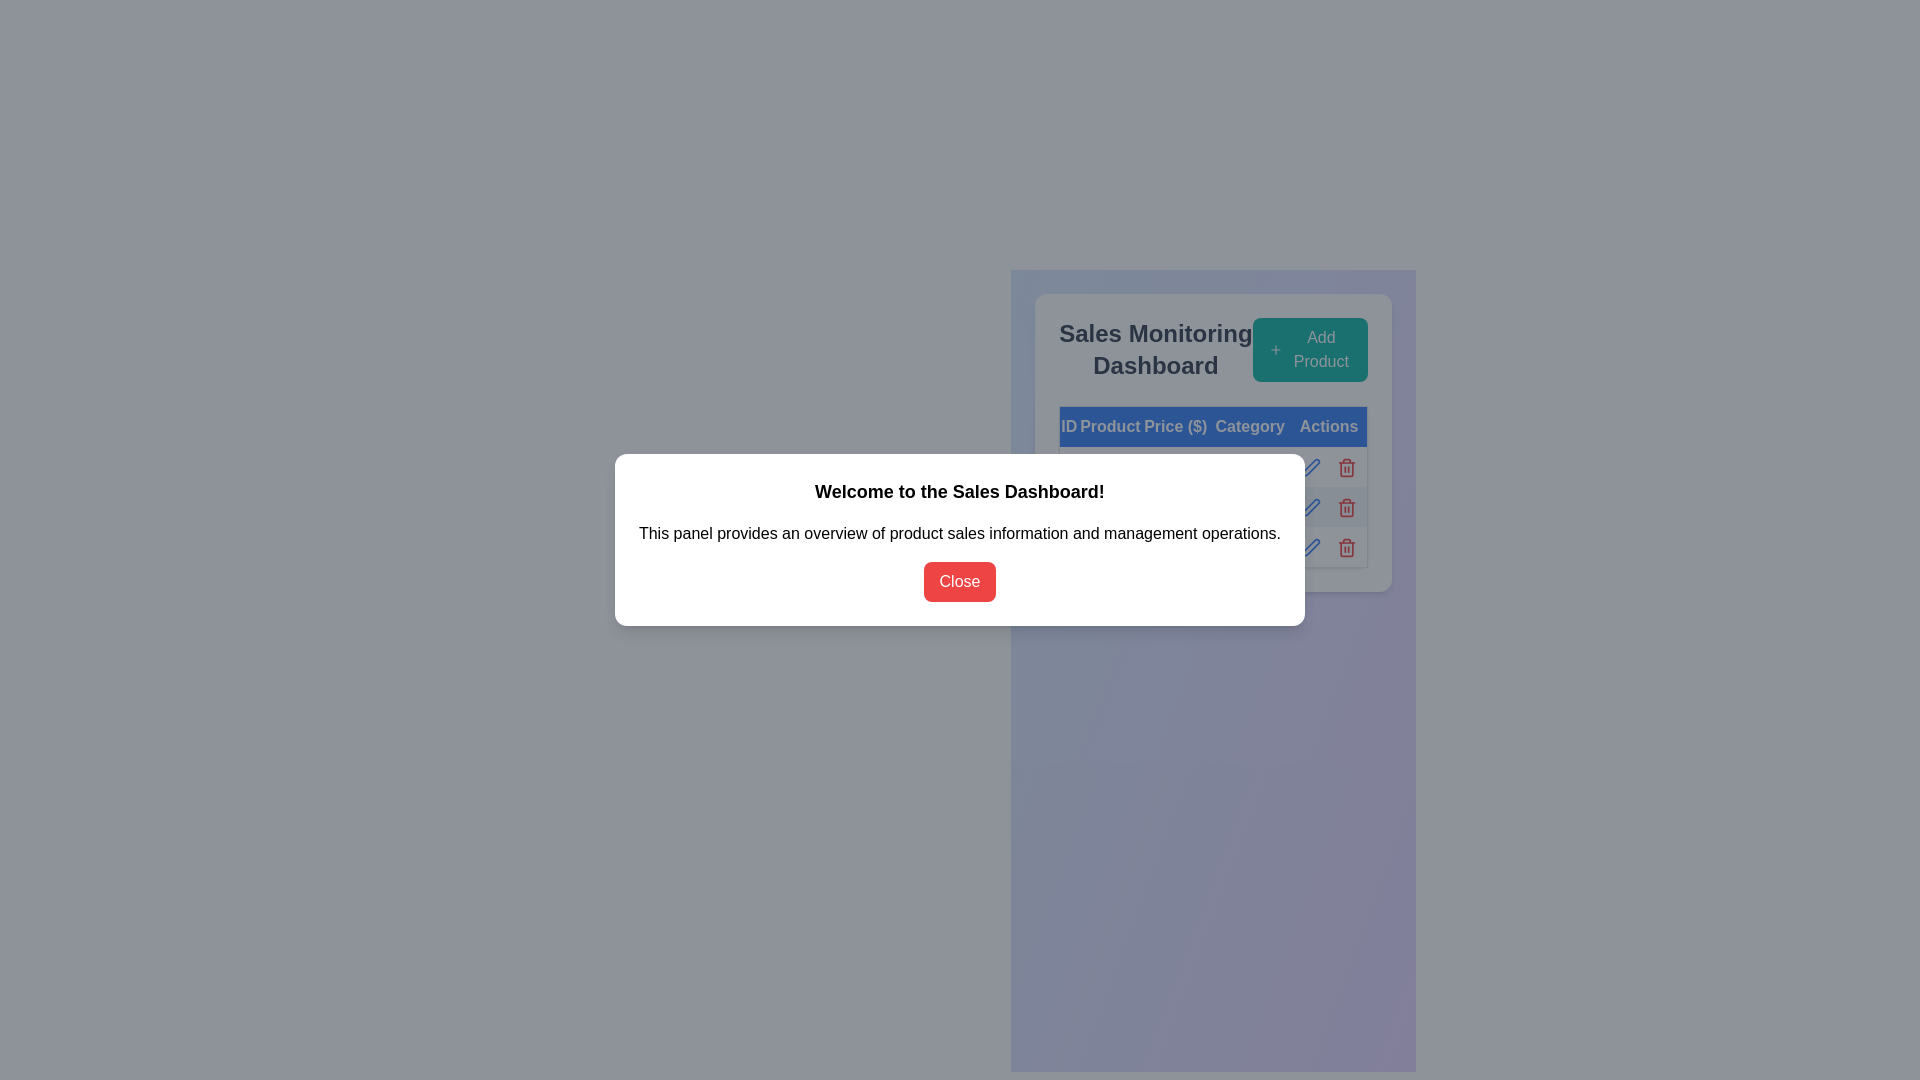  Describe the element at coordinates (1310, 349) in the screenshot. I see `the 'Add New Product' button located in the top-right section of the 'Sales Monitoring Dashboard'` at that location.